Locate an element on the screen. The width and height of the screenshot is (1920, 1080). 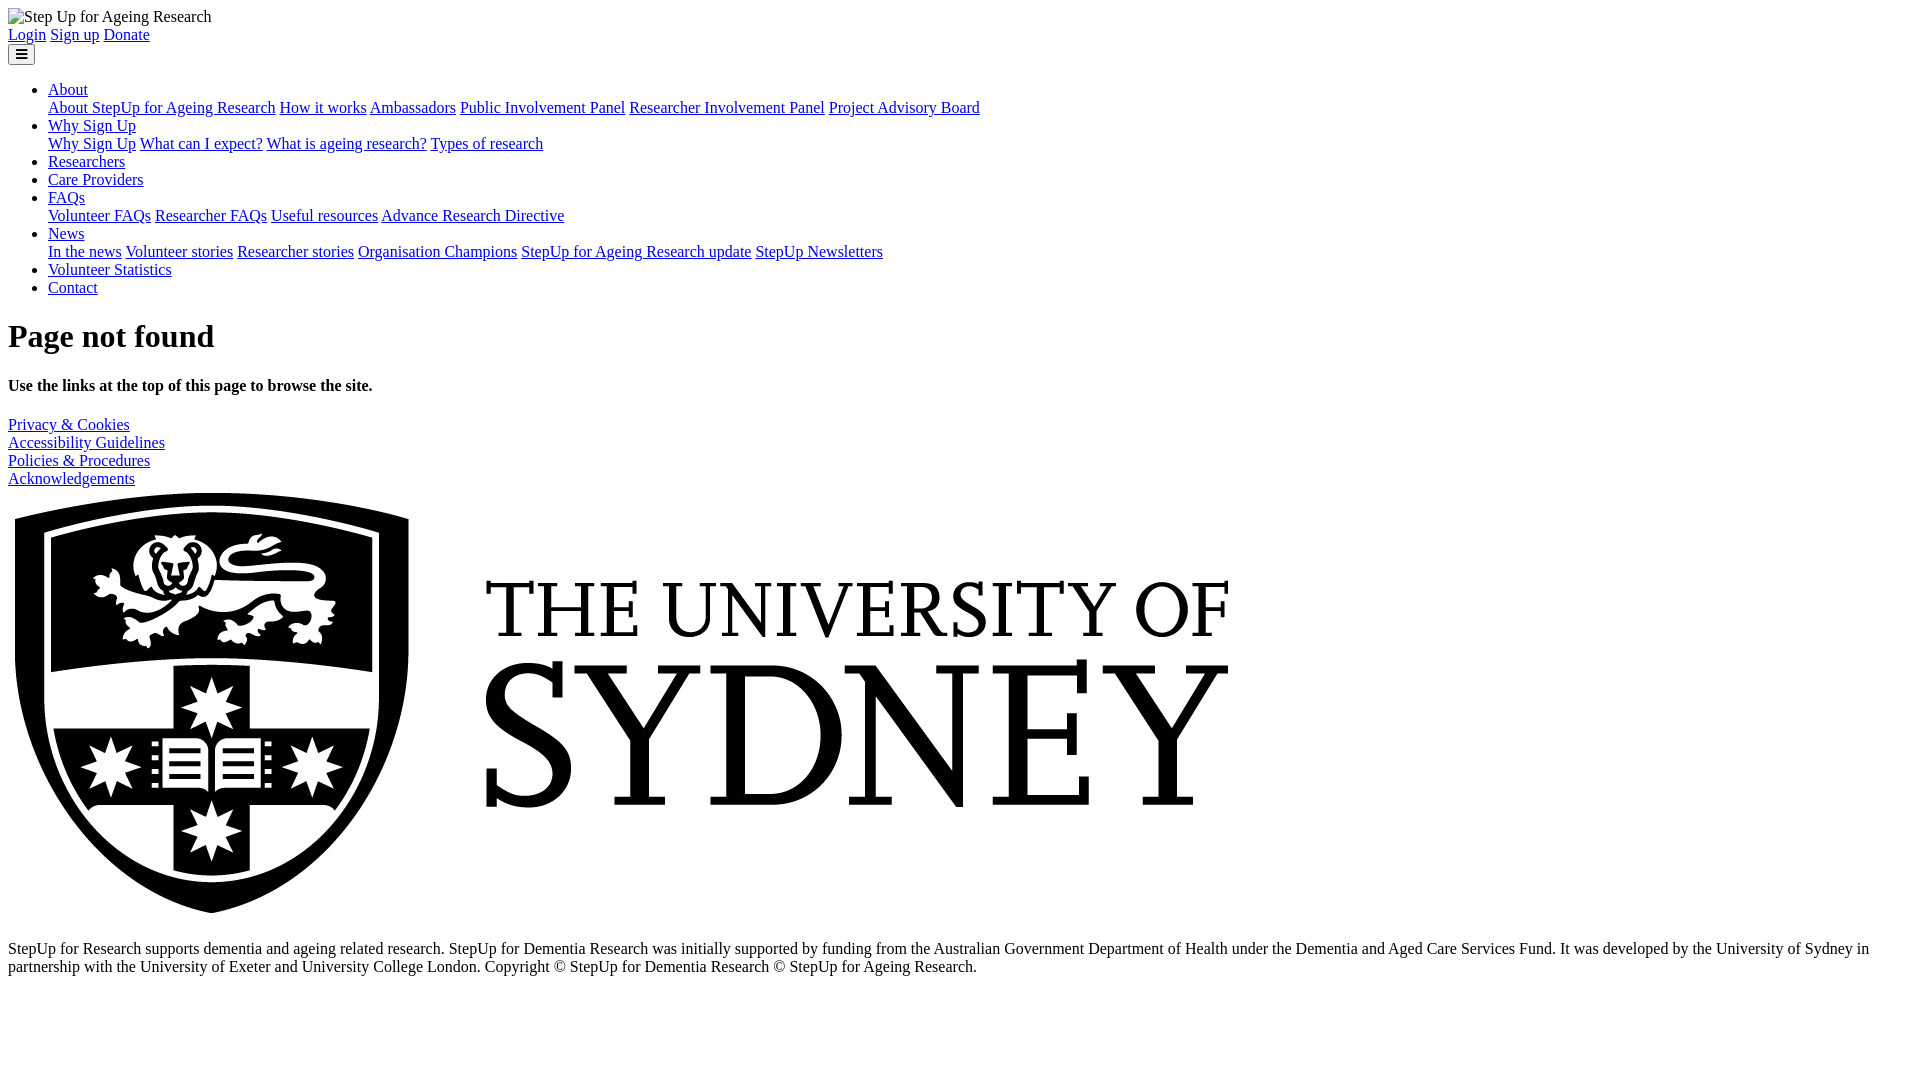
'Volunteer stories' is located at coordinates (178, 250).